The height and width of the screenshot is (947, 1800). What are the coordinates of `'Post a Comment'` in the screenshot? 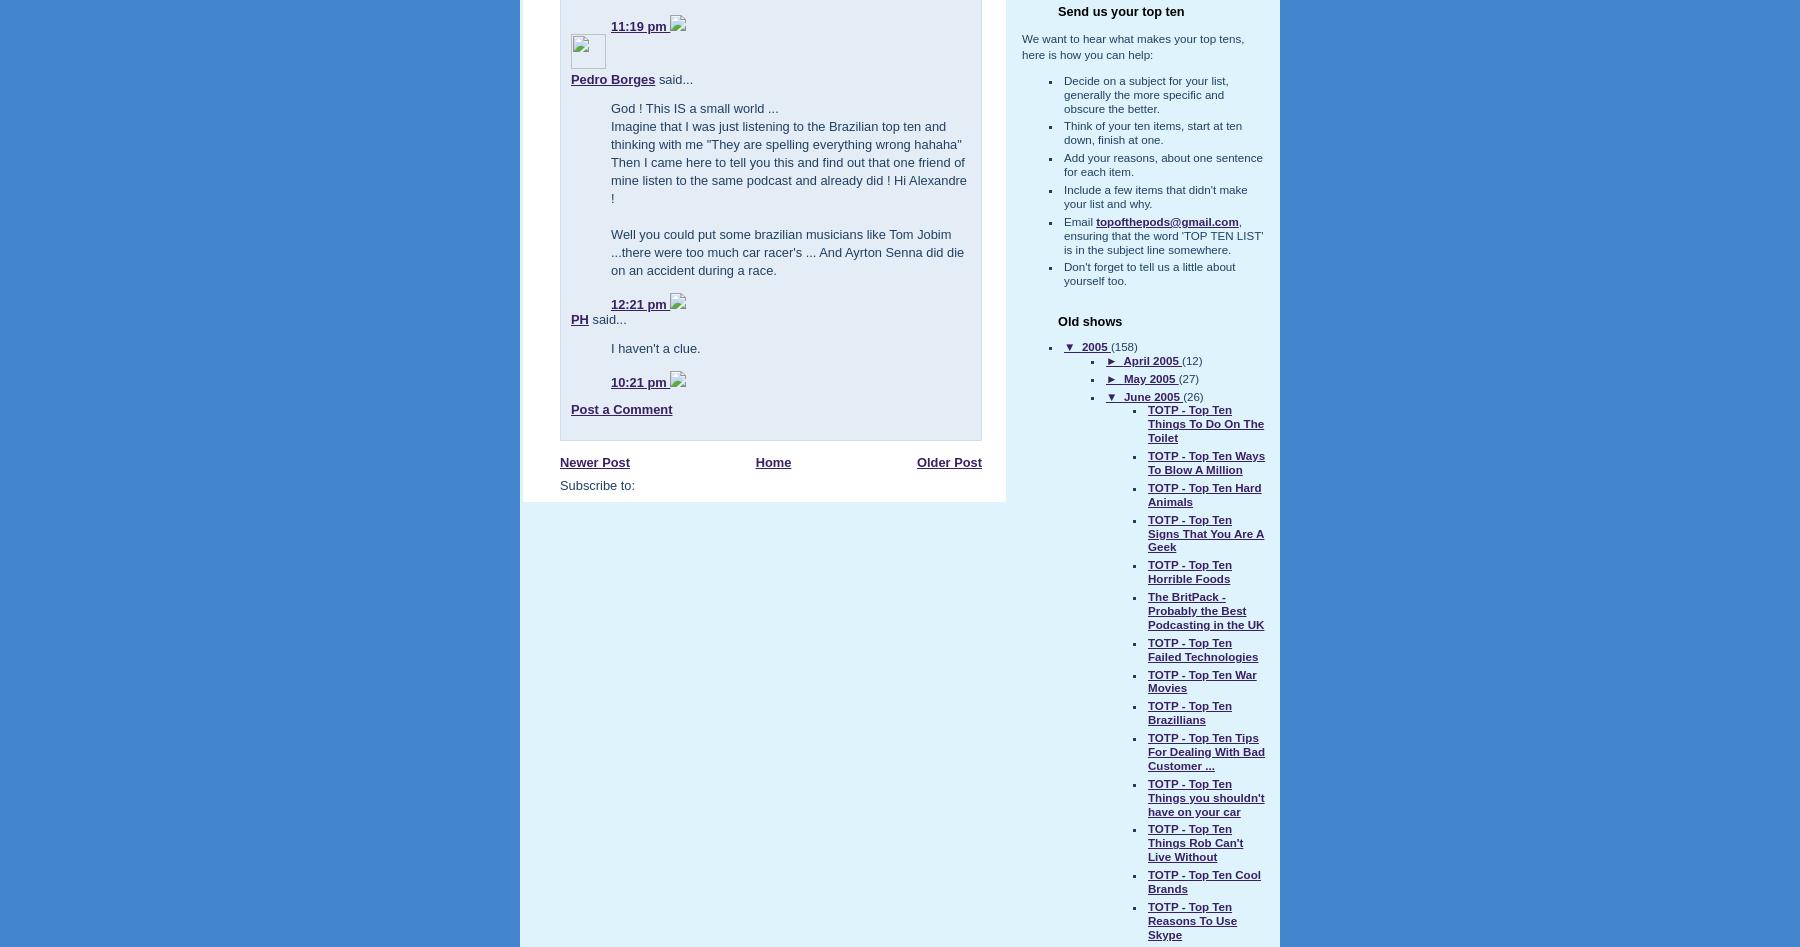 It's located at (621, 409).